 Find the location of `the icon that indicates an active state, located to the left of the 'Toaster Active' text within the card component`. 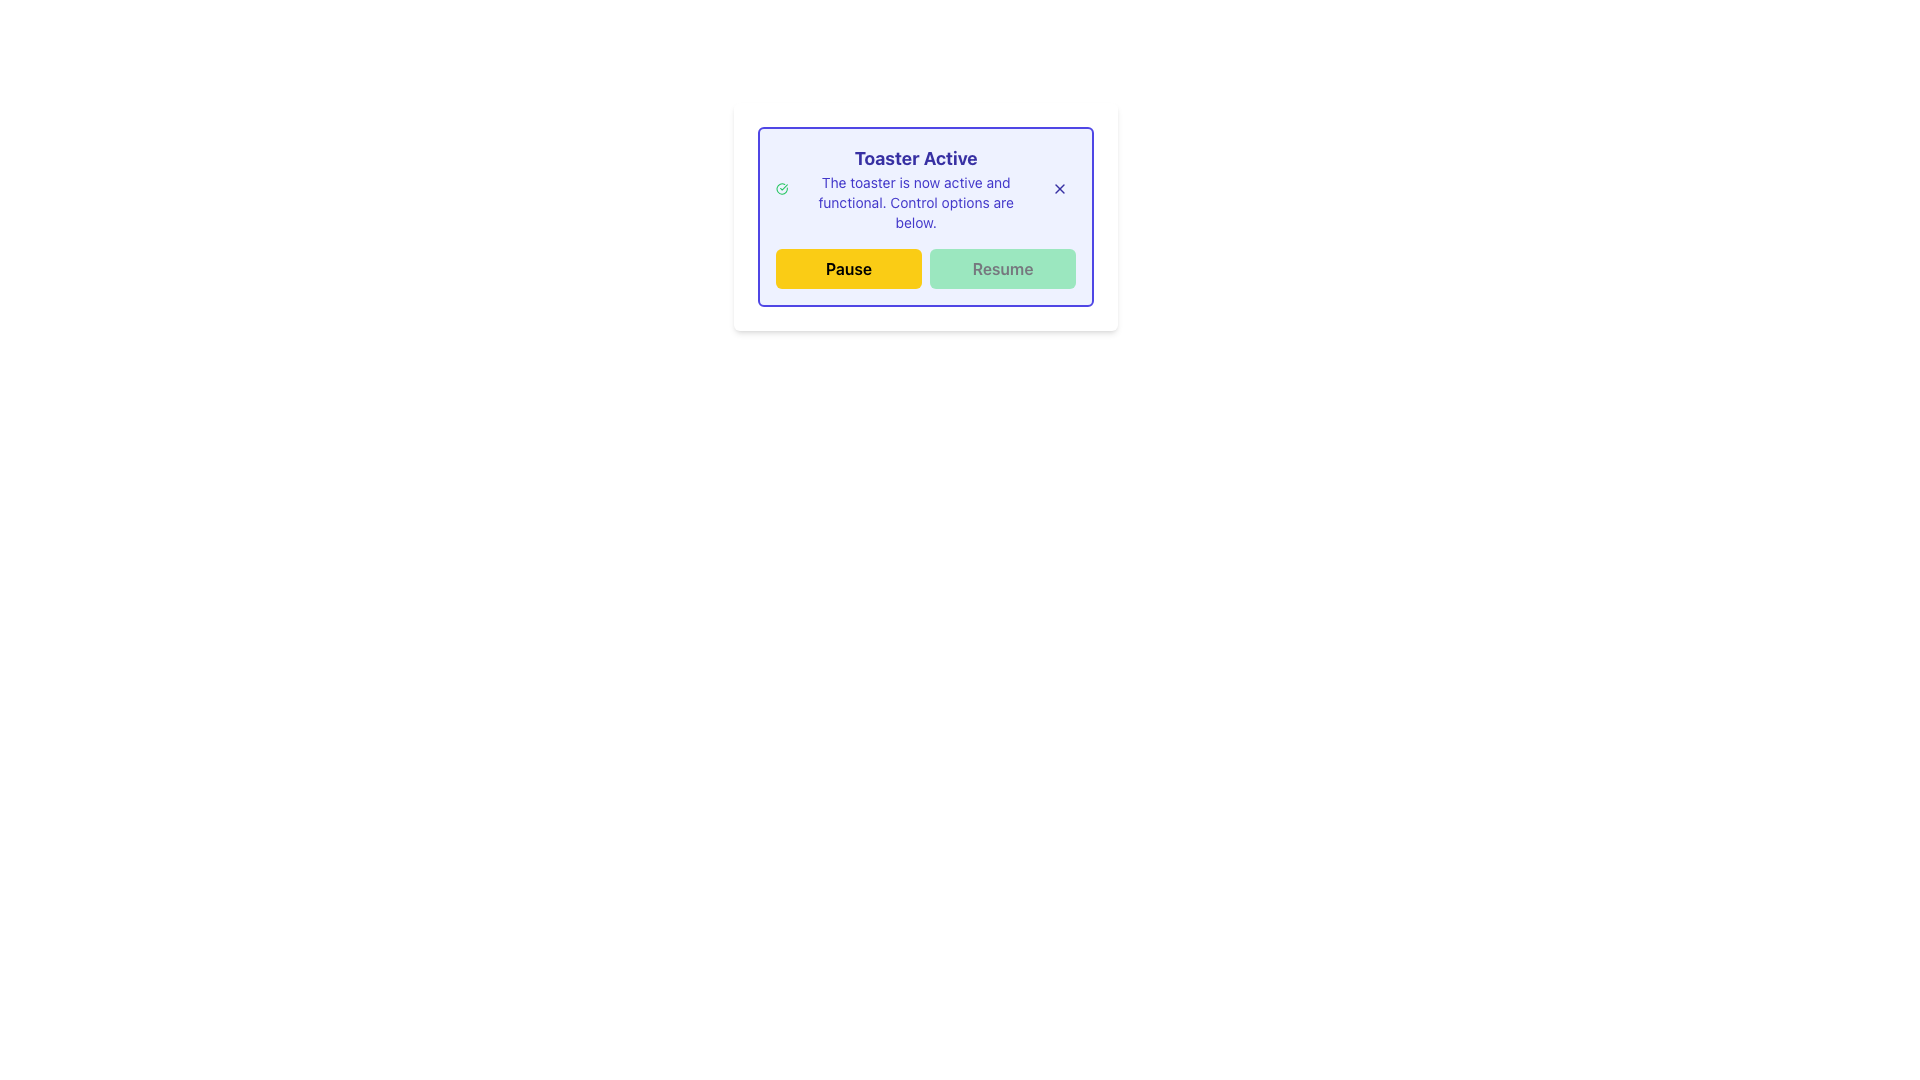

the icon that indicates an active state, located to the left of the 'Toaster Active' text within the card component is located at coordinates (781, 189).